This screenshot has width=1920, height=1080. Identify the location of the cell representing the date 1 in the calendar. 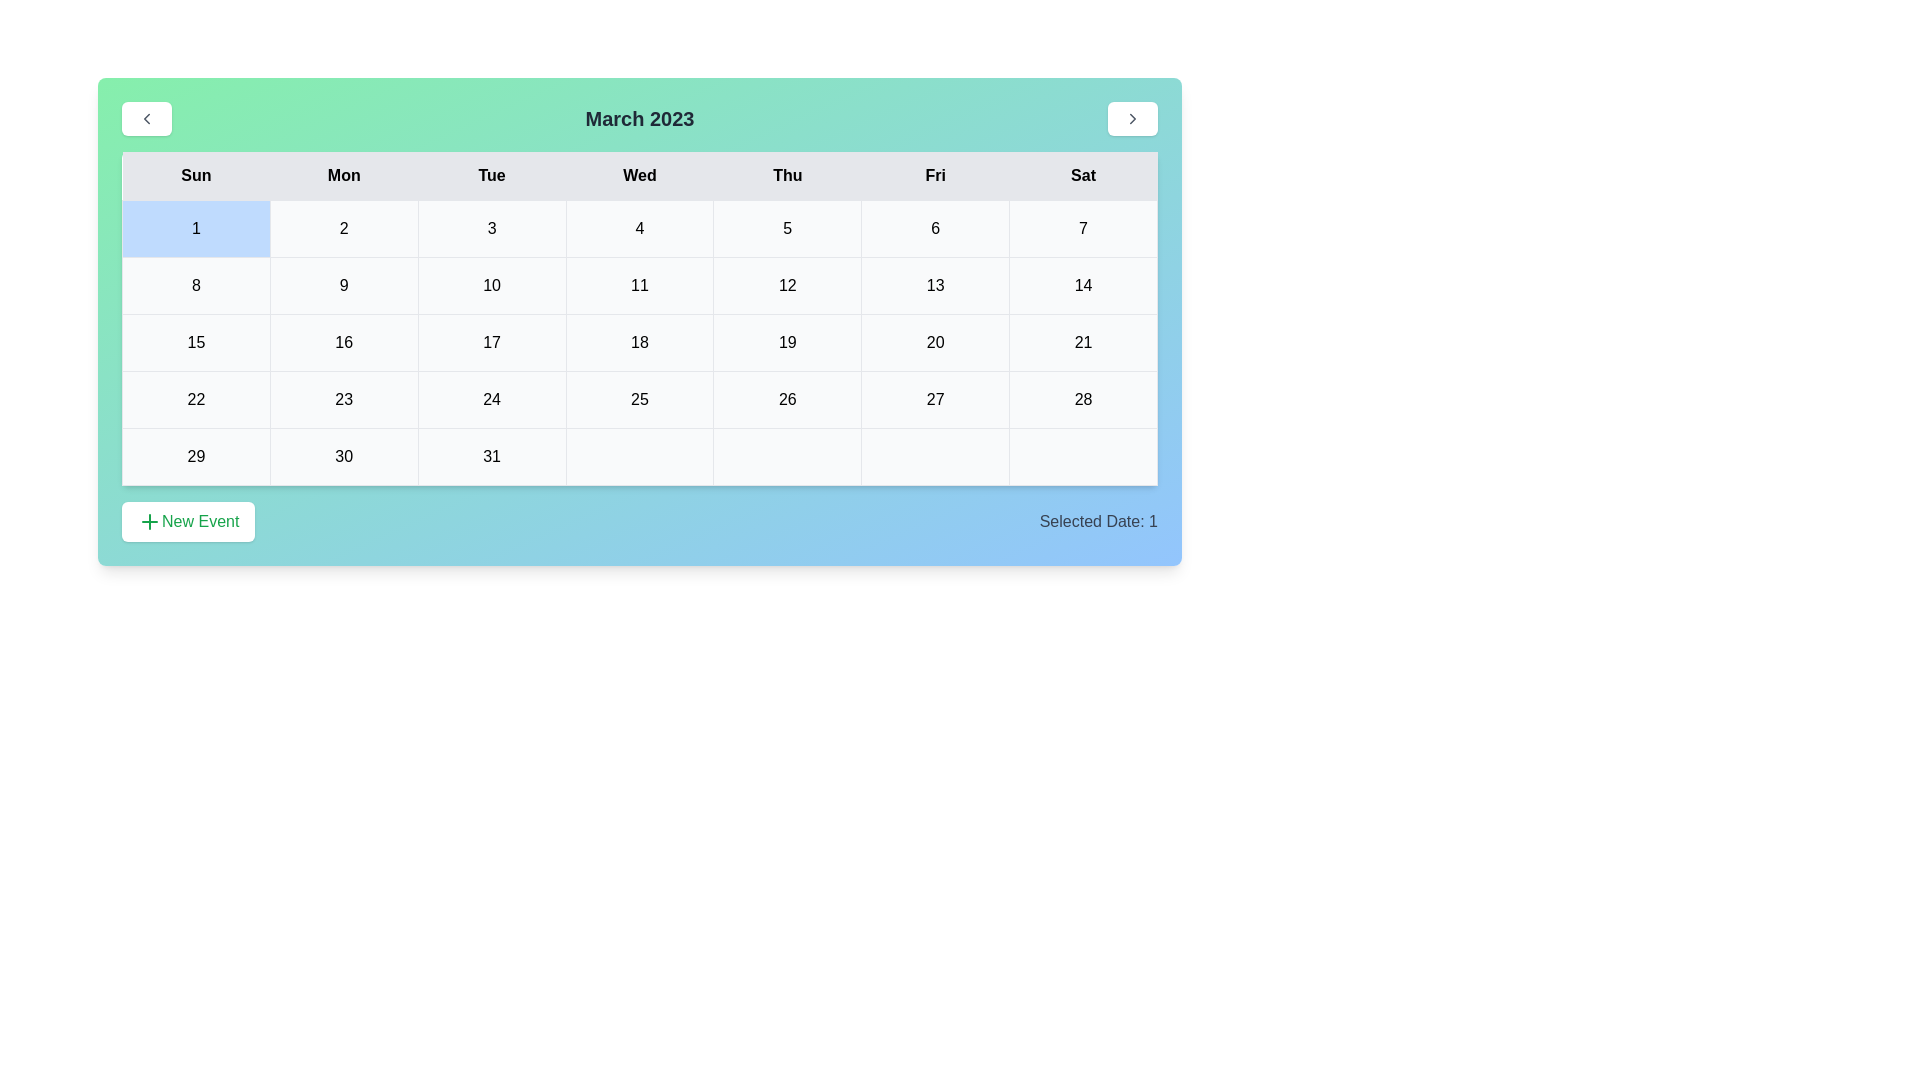
(196, 227).